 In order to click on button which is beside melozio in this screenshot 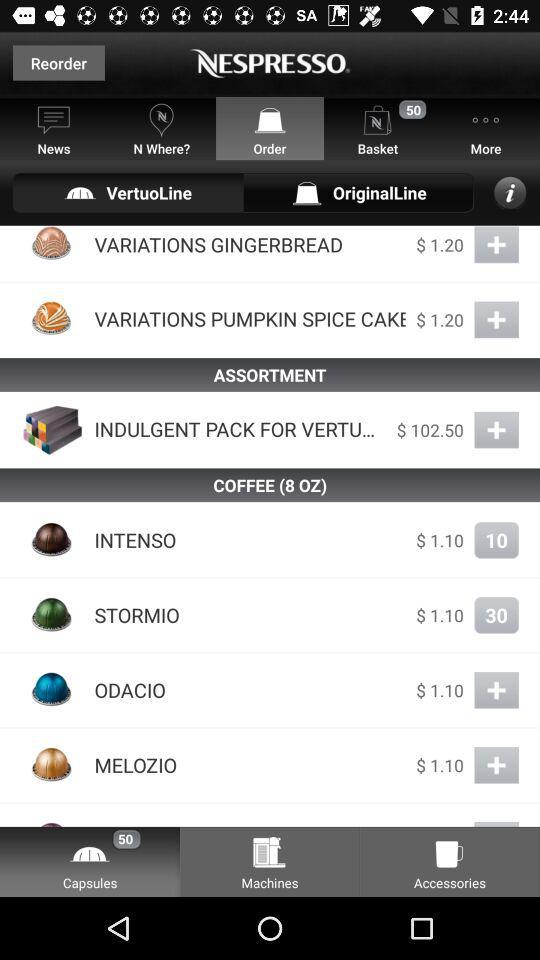, I will do `click(495, 764)`.